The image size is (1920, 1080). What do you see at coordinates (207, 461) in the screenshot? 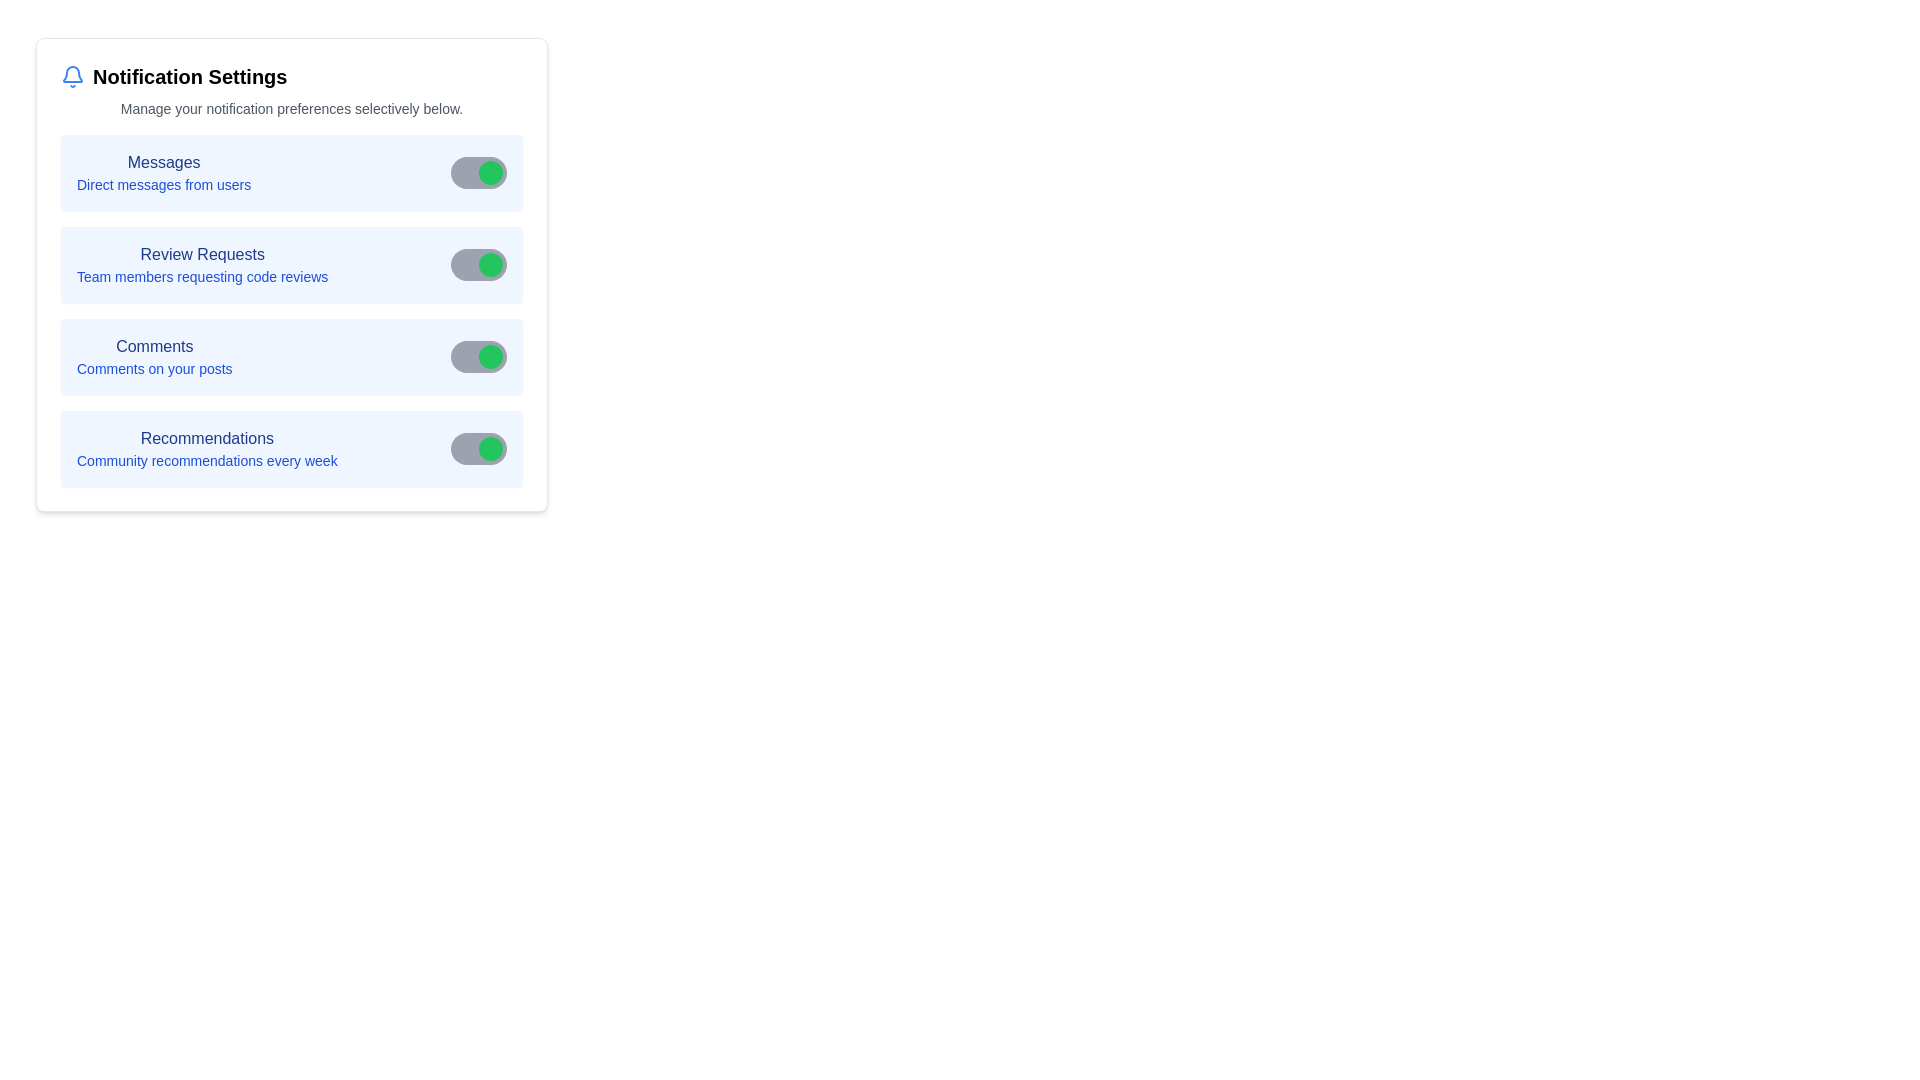
I see `the text label that provides supplementary information about the 'Recommendations' notification setting, located immediately below the 'Recommendations' heading in the notification settings section` at bounding box center [207, 461].